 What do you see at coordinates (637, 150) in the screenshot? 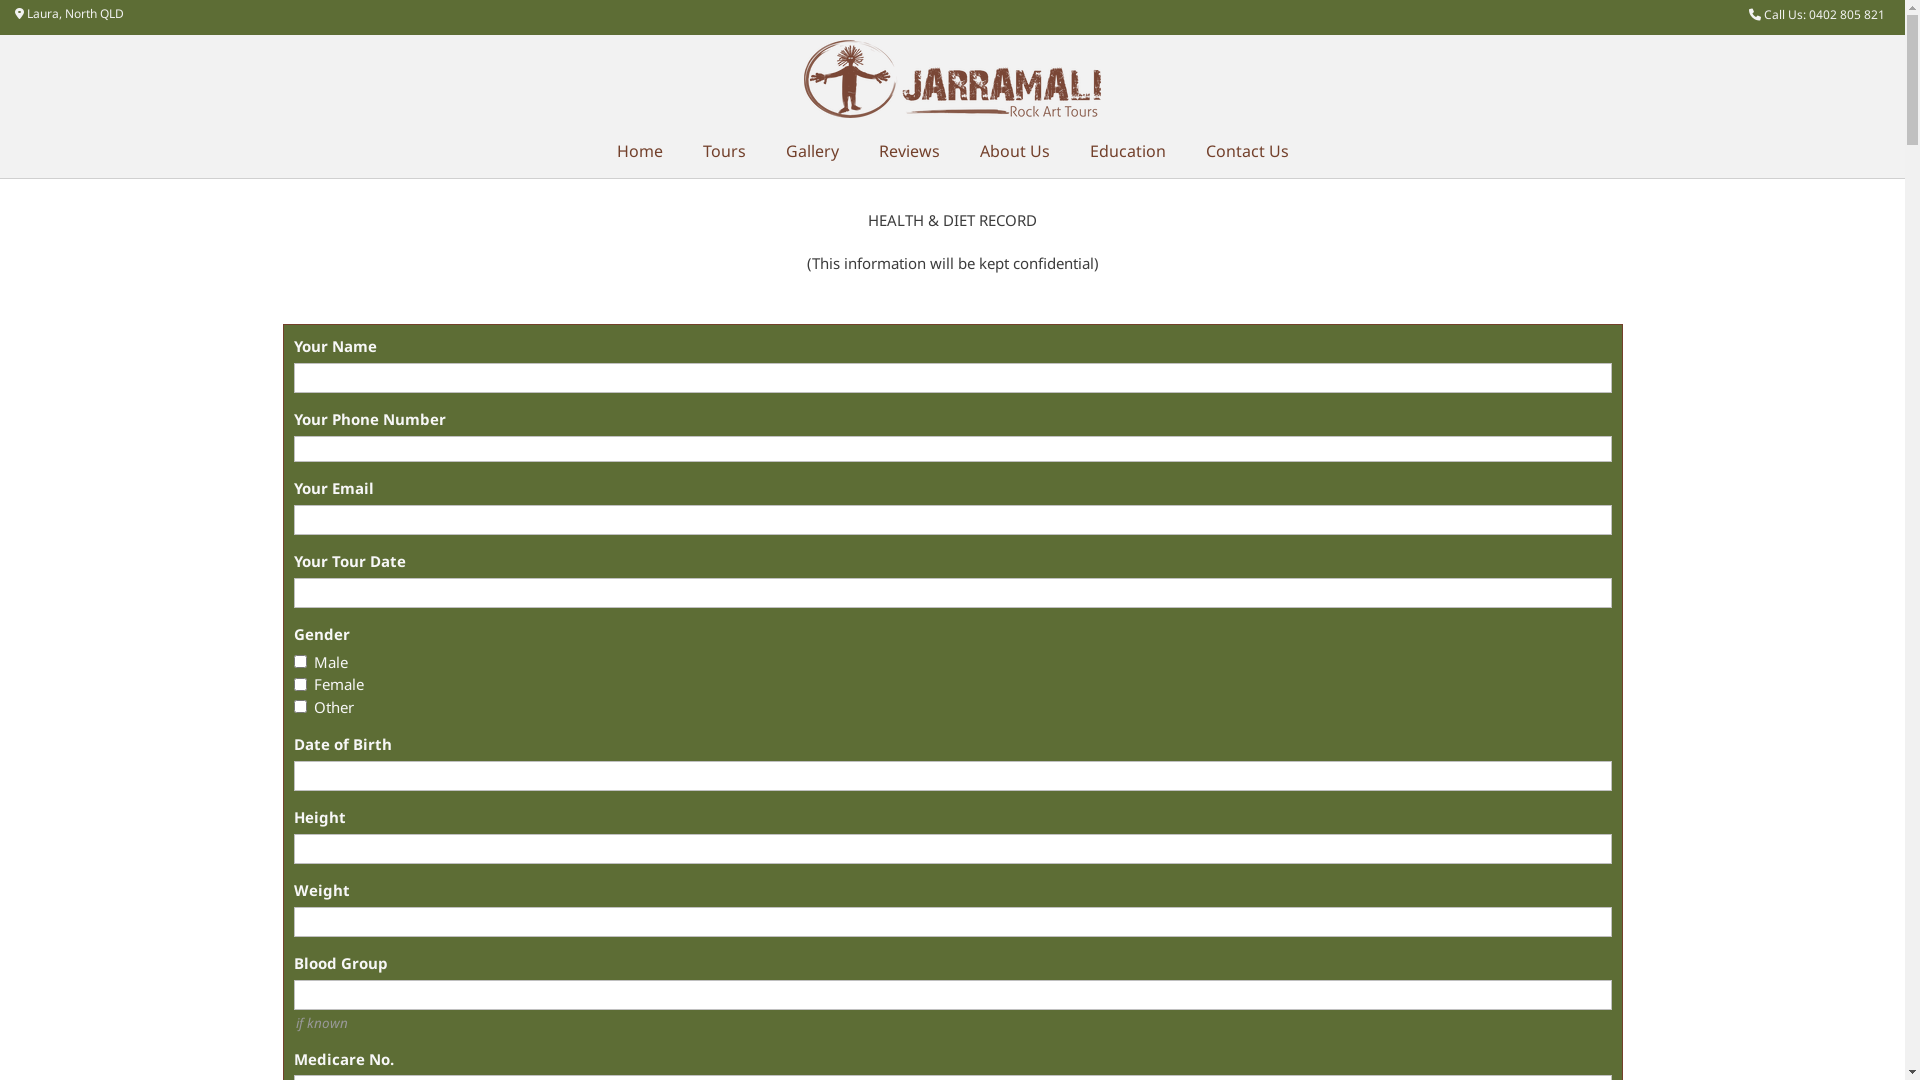
I see `'Home'` at bounding box center [637, 150].